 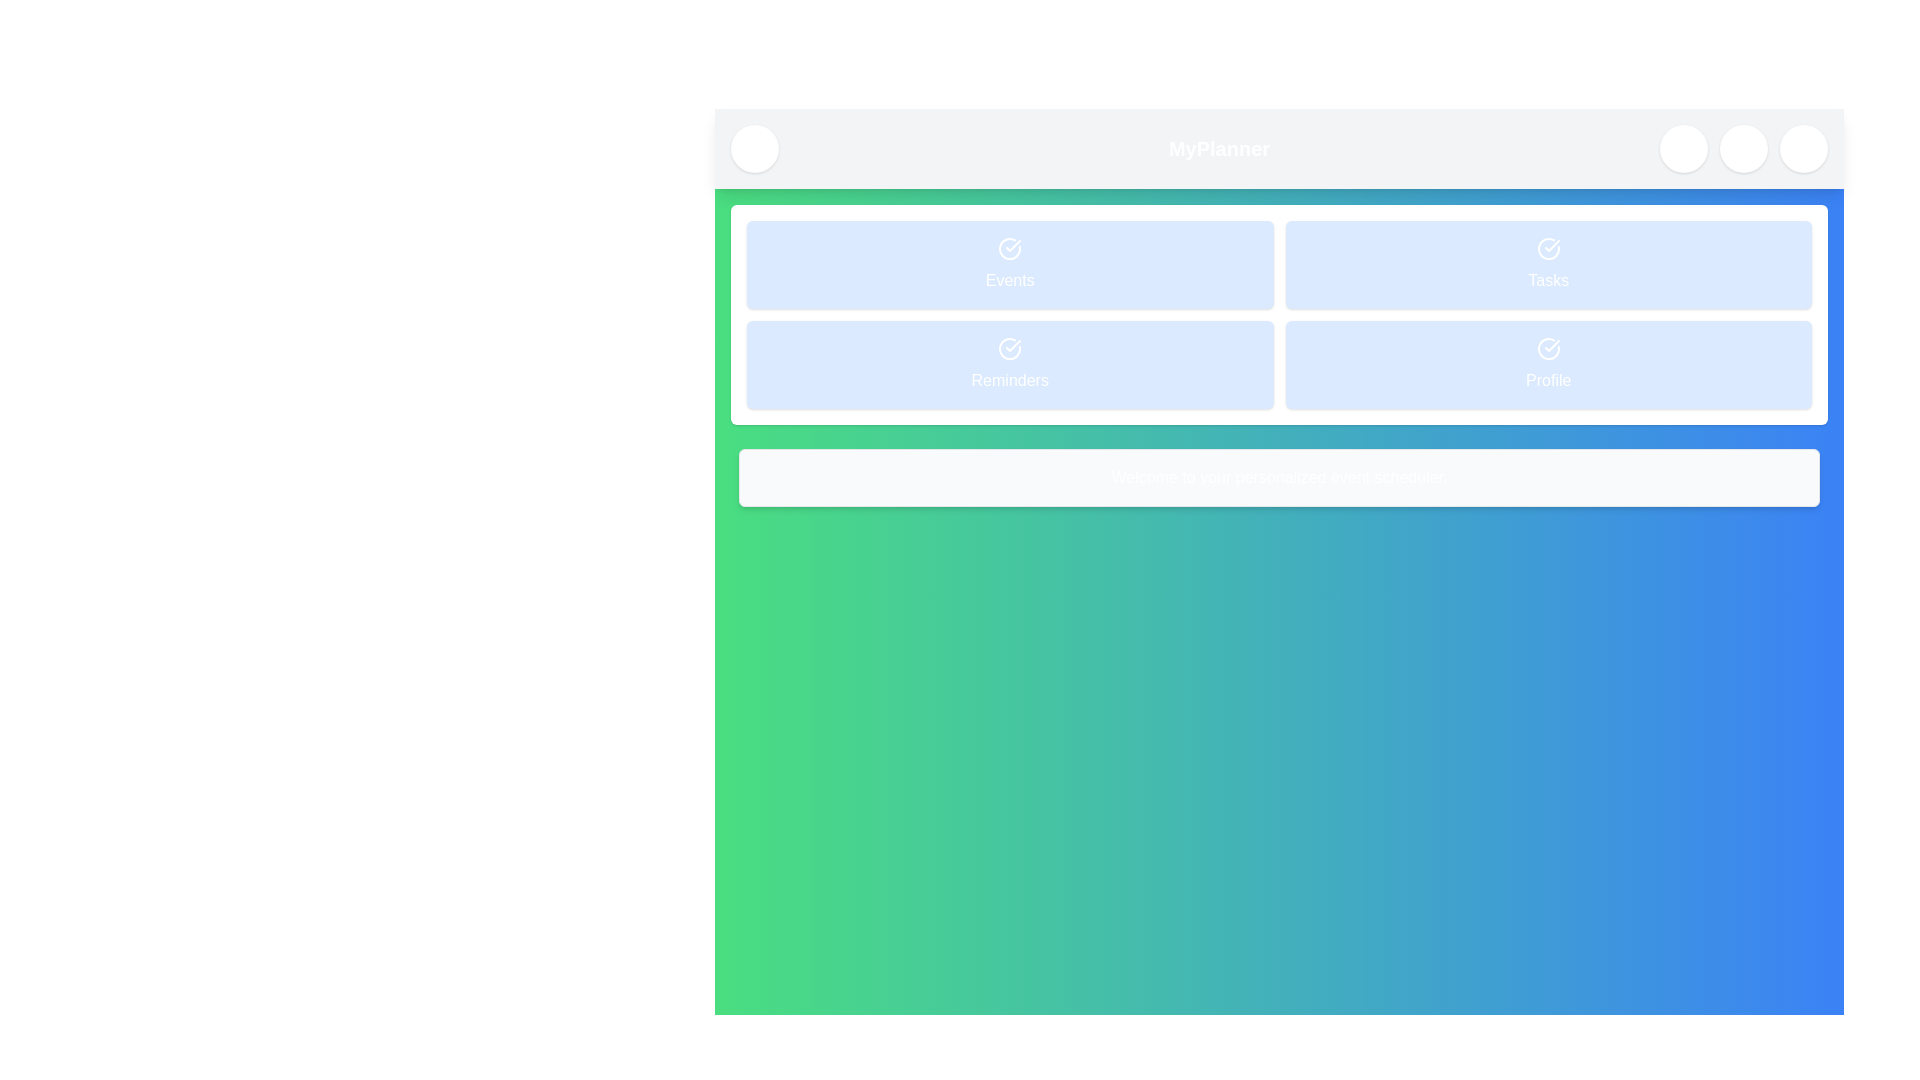 What do you see at coordinates (1010, 365) in the screenshot?
I see `the 'Reminders' button to navigate to the Reminders section` at bounding box center [1010, 365].